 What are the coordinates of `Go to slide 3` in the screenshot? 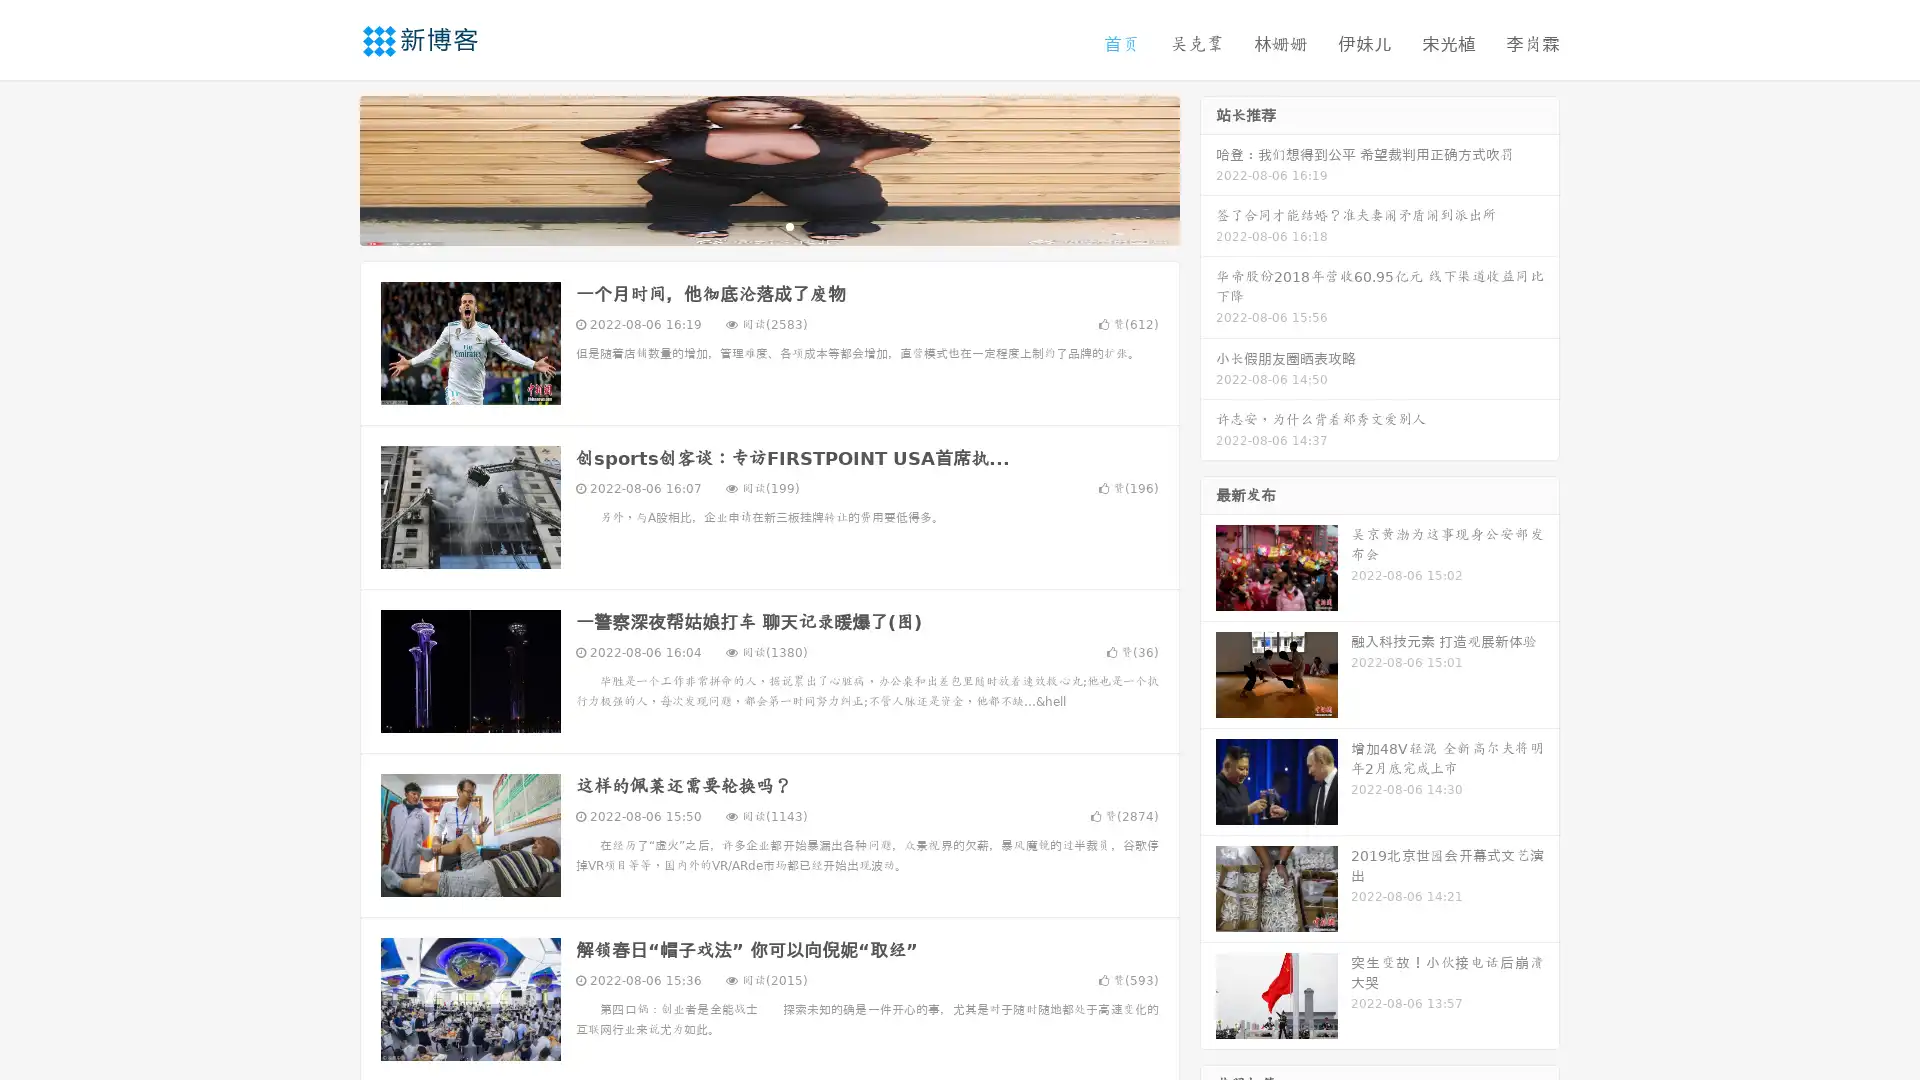 It's located at (789, 225).